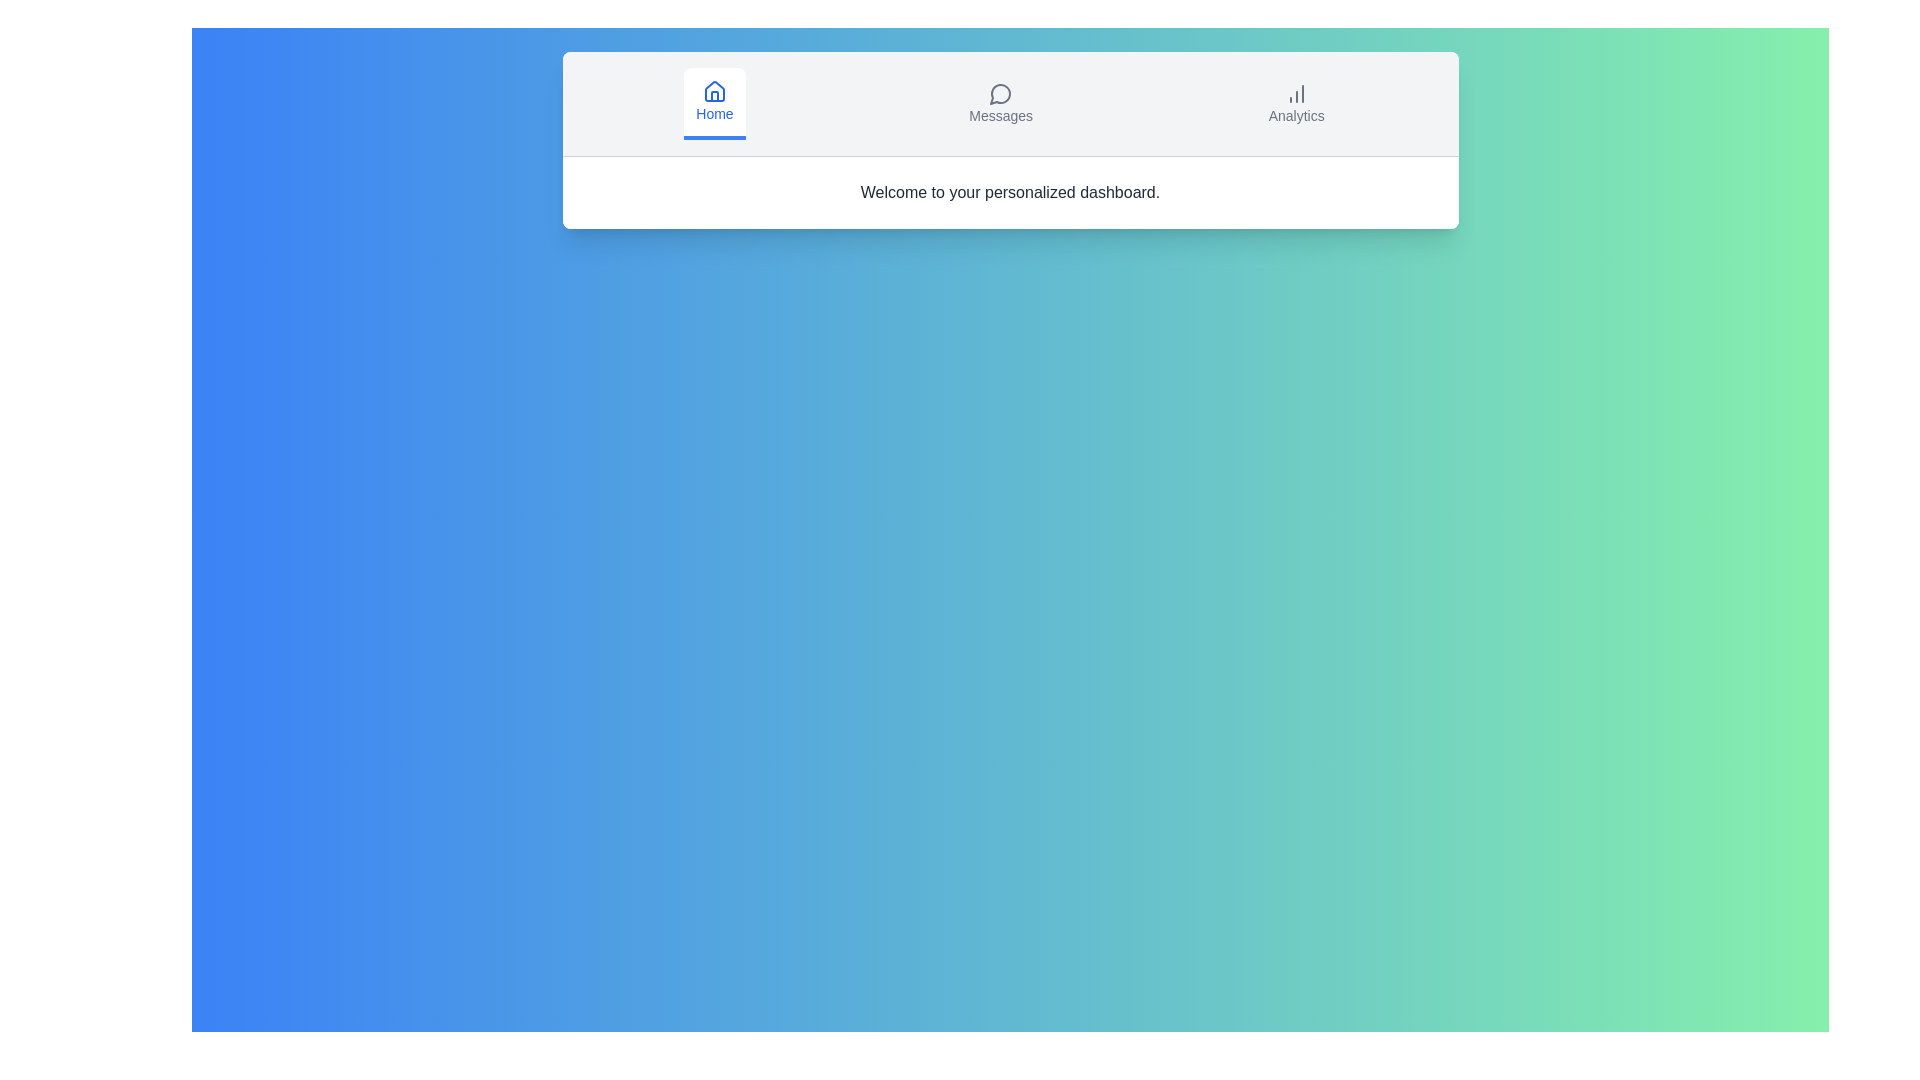 This screenshot has width=1920, height=1080. I want to click on the Messages tab to switch to it, so click(1001, 104).